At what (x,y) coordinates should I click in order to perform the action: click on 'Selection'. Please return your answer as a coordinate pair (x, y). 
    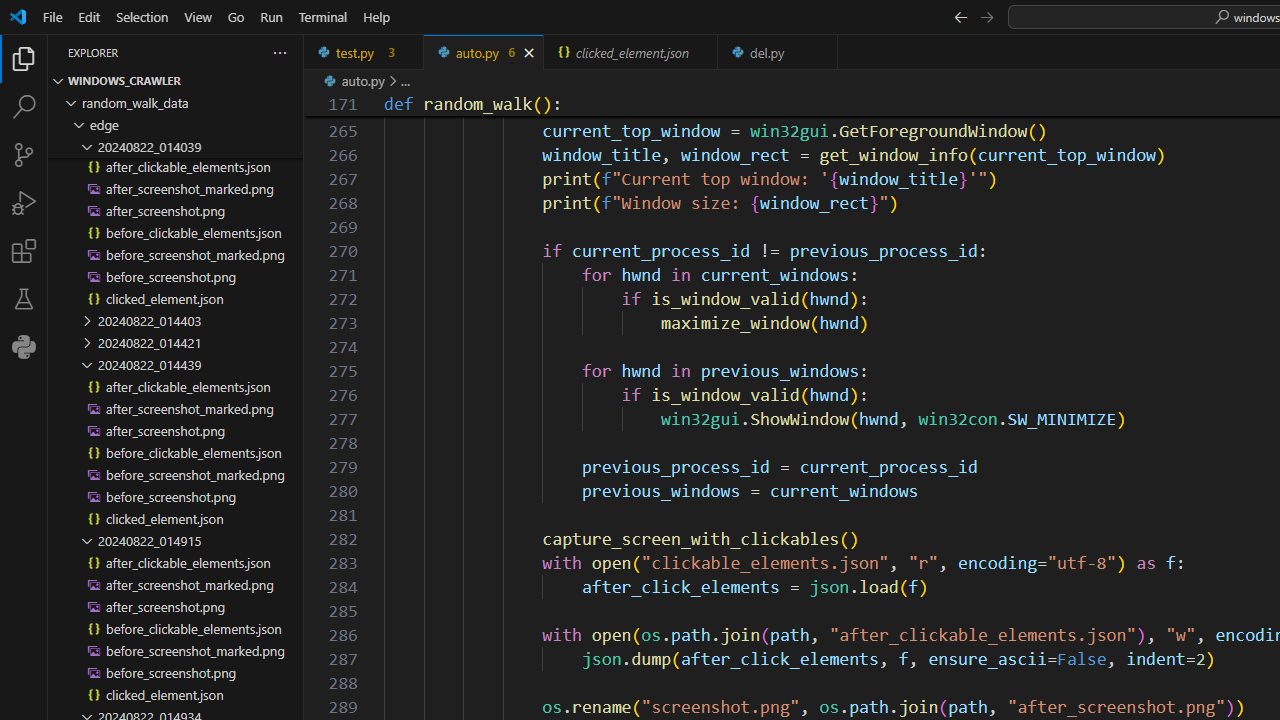
    Looking at the image, I should click on (141, 16).